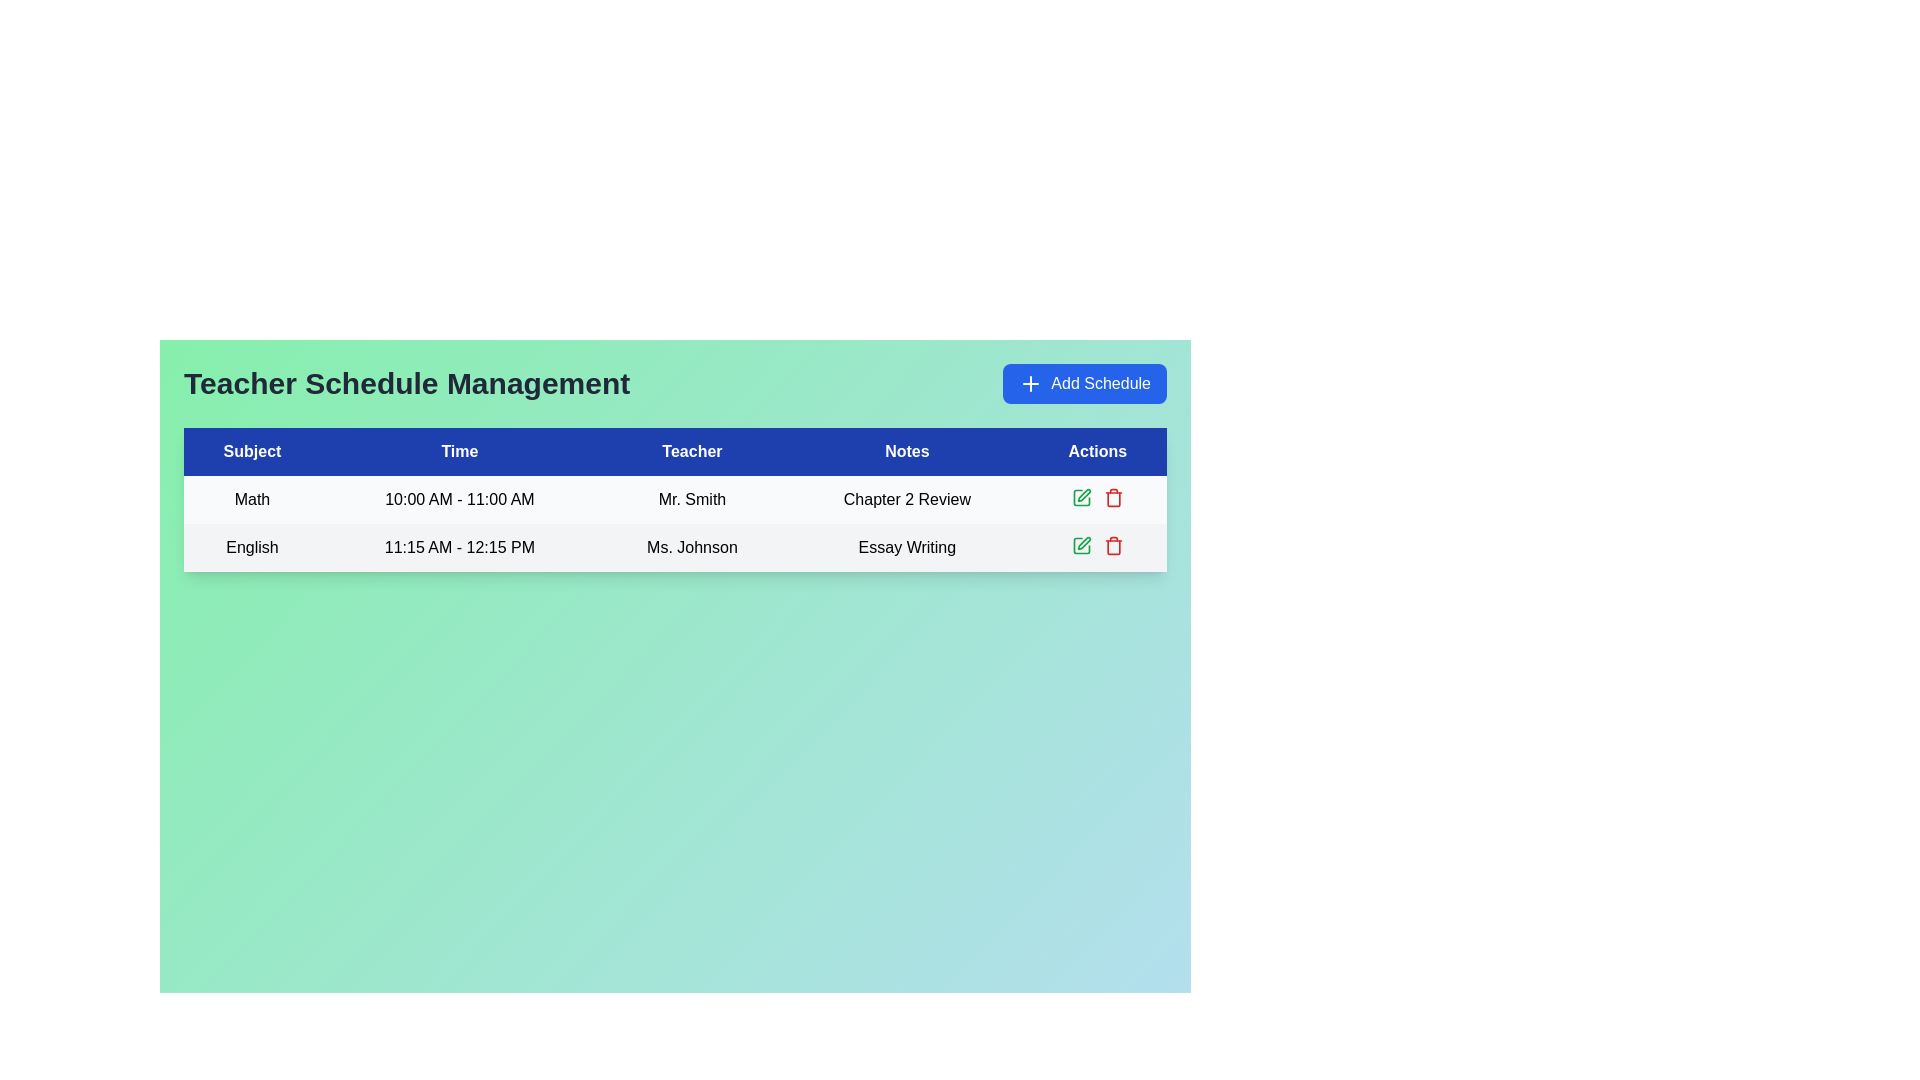 Image resolution: width=1920 pixels, height=1080 pixels. What do you see at coordinates (251, 499) in the screenshot?
I see `the static text label displaying 'Math' in bold black font, located in the first column of the schedule information table` at bounding box center [251, 499].